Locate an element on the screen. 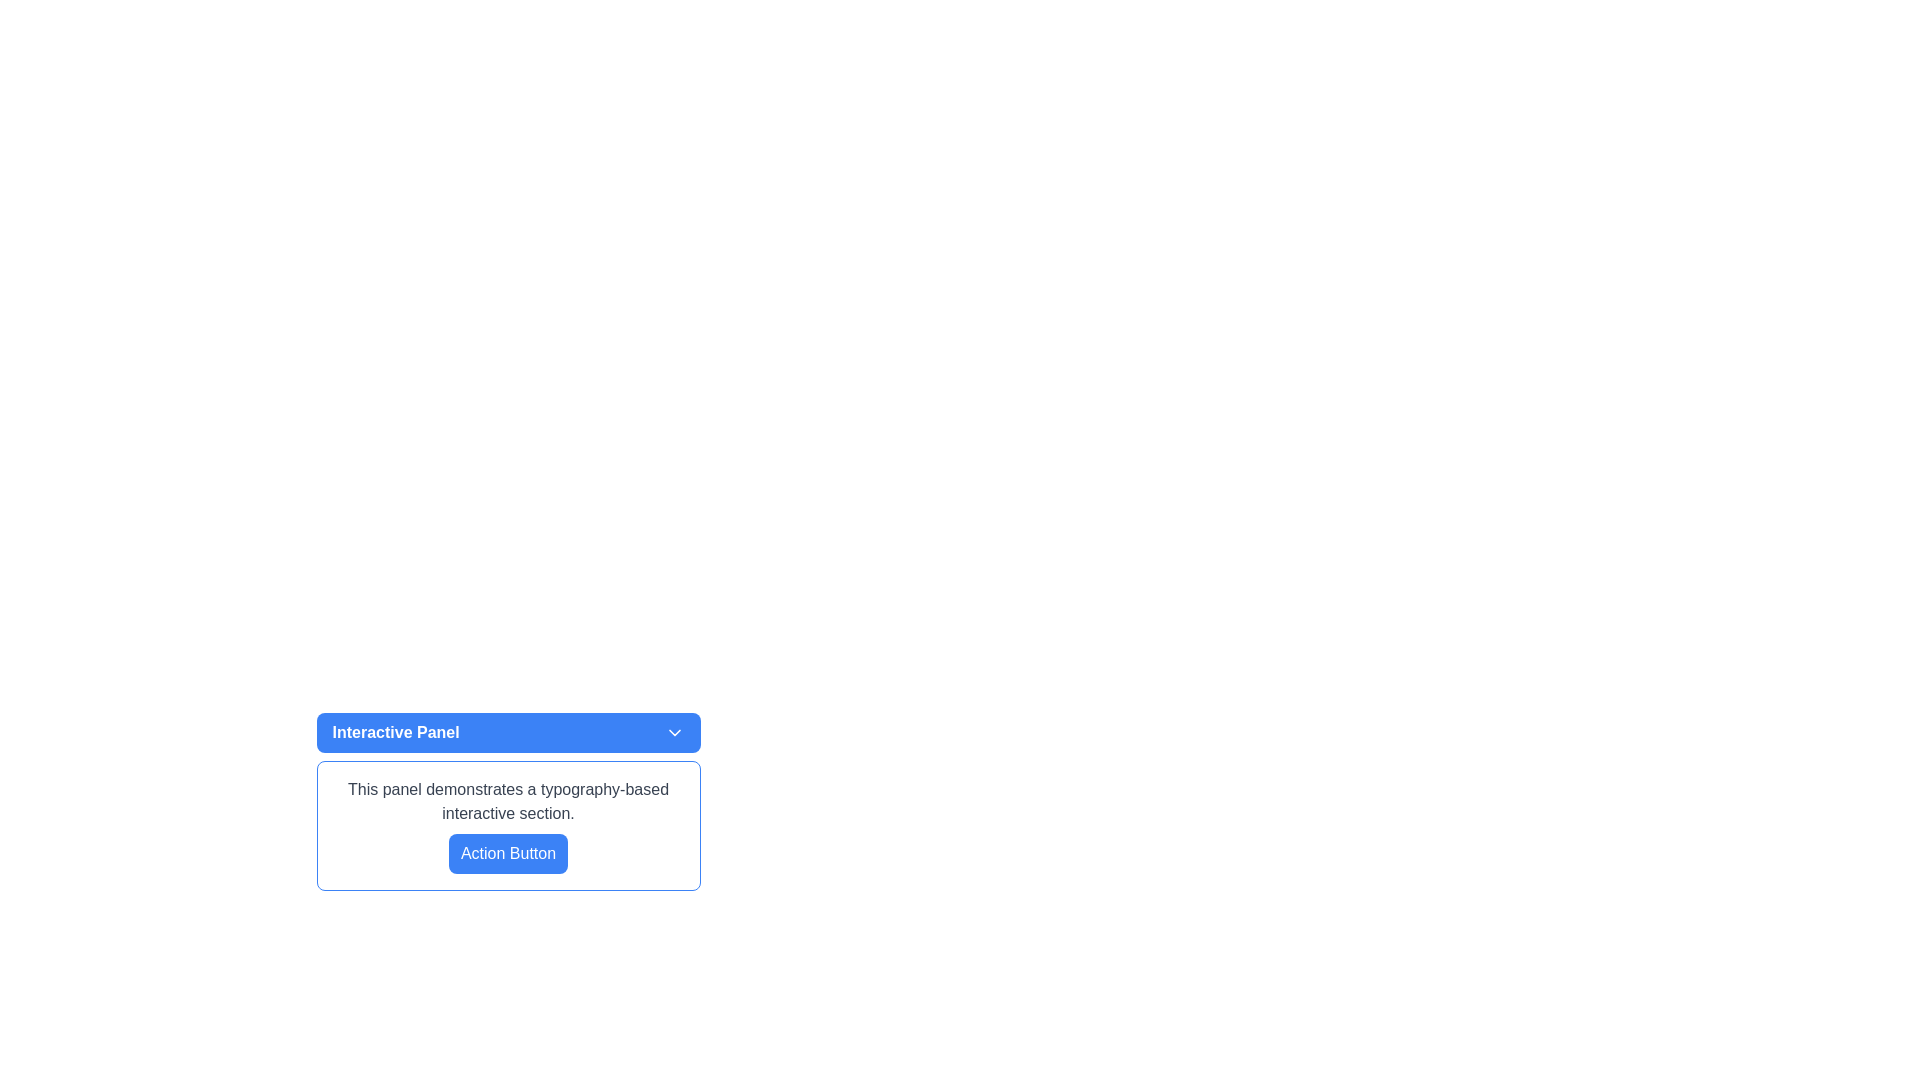 The image size is (1920, 1080). the button located within a bordered panel with rounded corners and a light blue outline, situated below the descriptive text reading 'This panel demonstrates a typography-based interactive section.' is located at coordinates (508, 853).